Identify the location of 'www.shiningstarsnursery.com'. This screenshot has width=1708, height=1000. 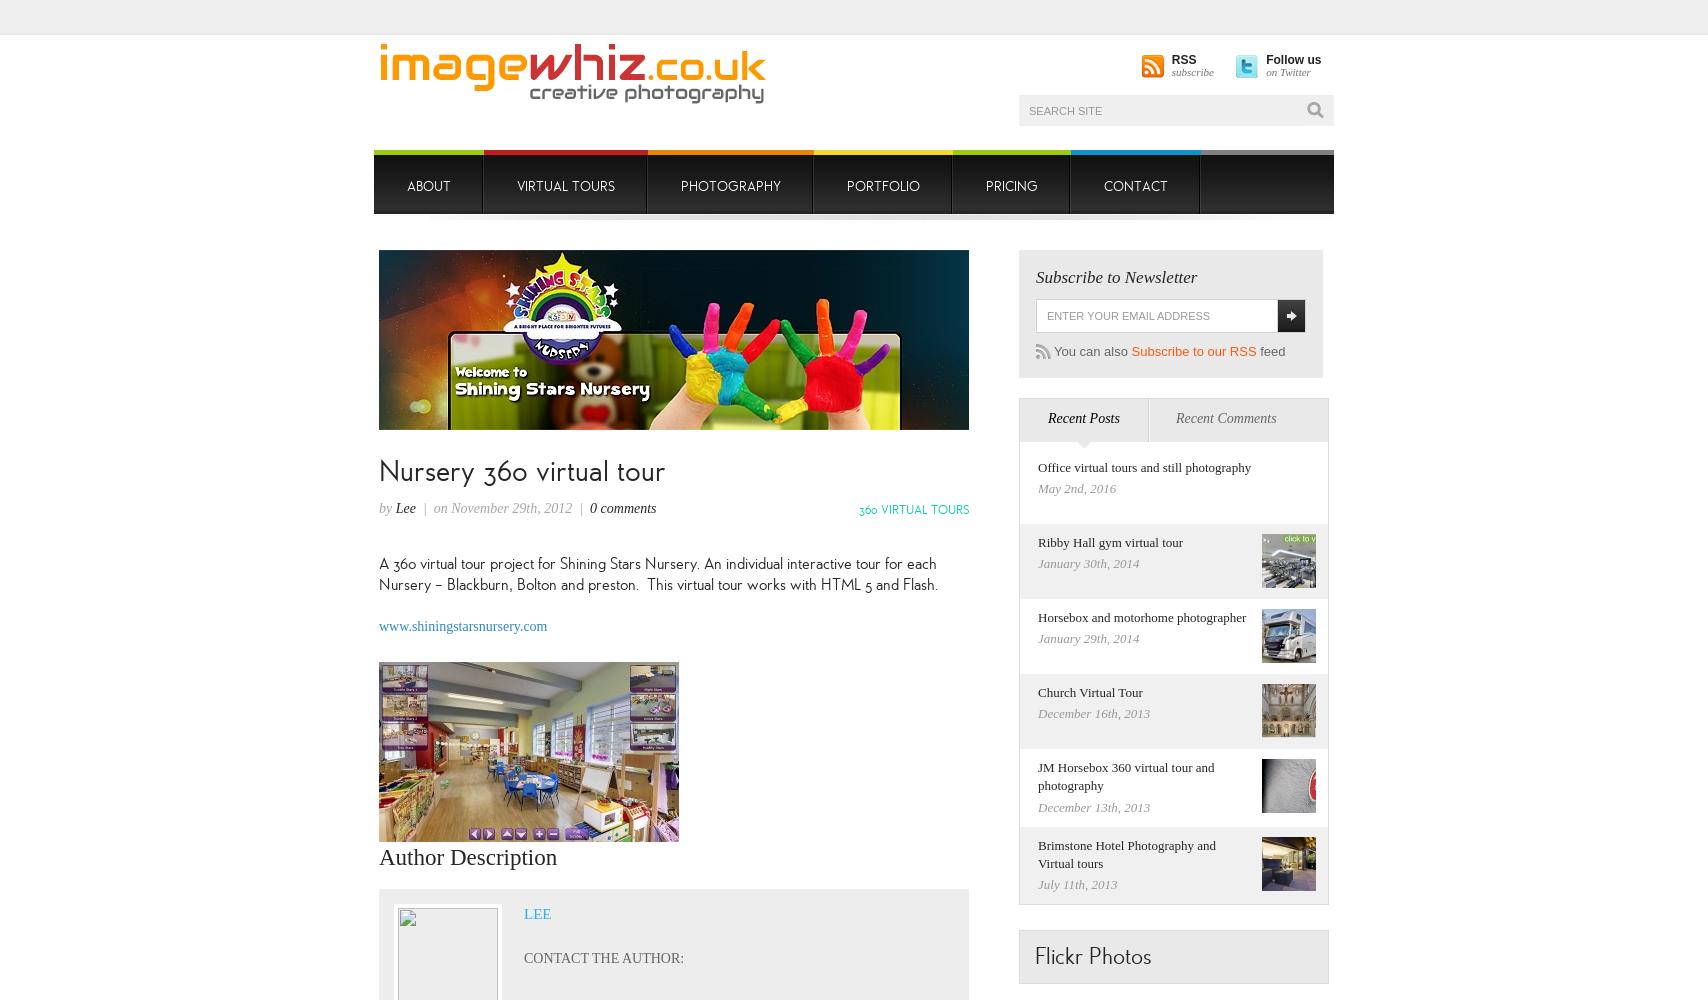
(463, 625).